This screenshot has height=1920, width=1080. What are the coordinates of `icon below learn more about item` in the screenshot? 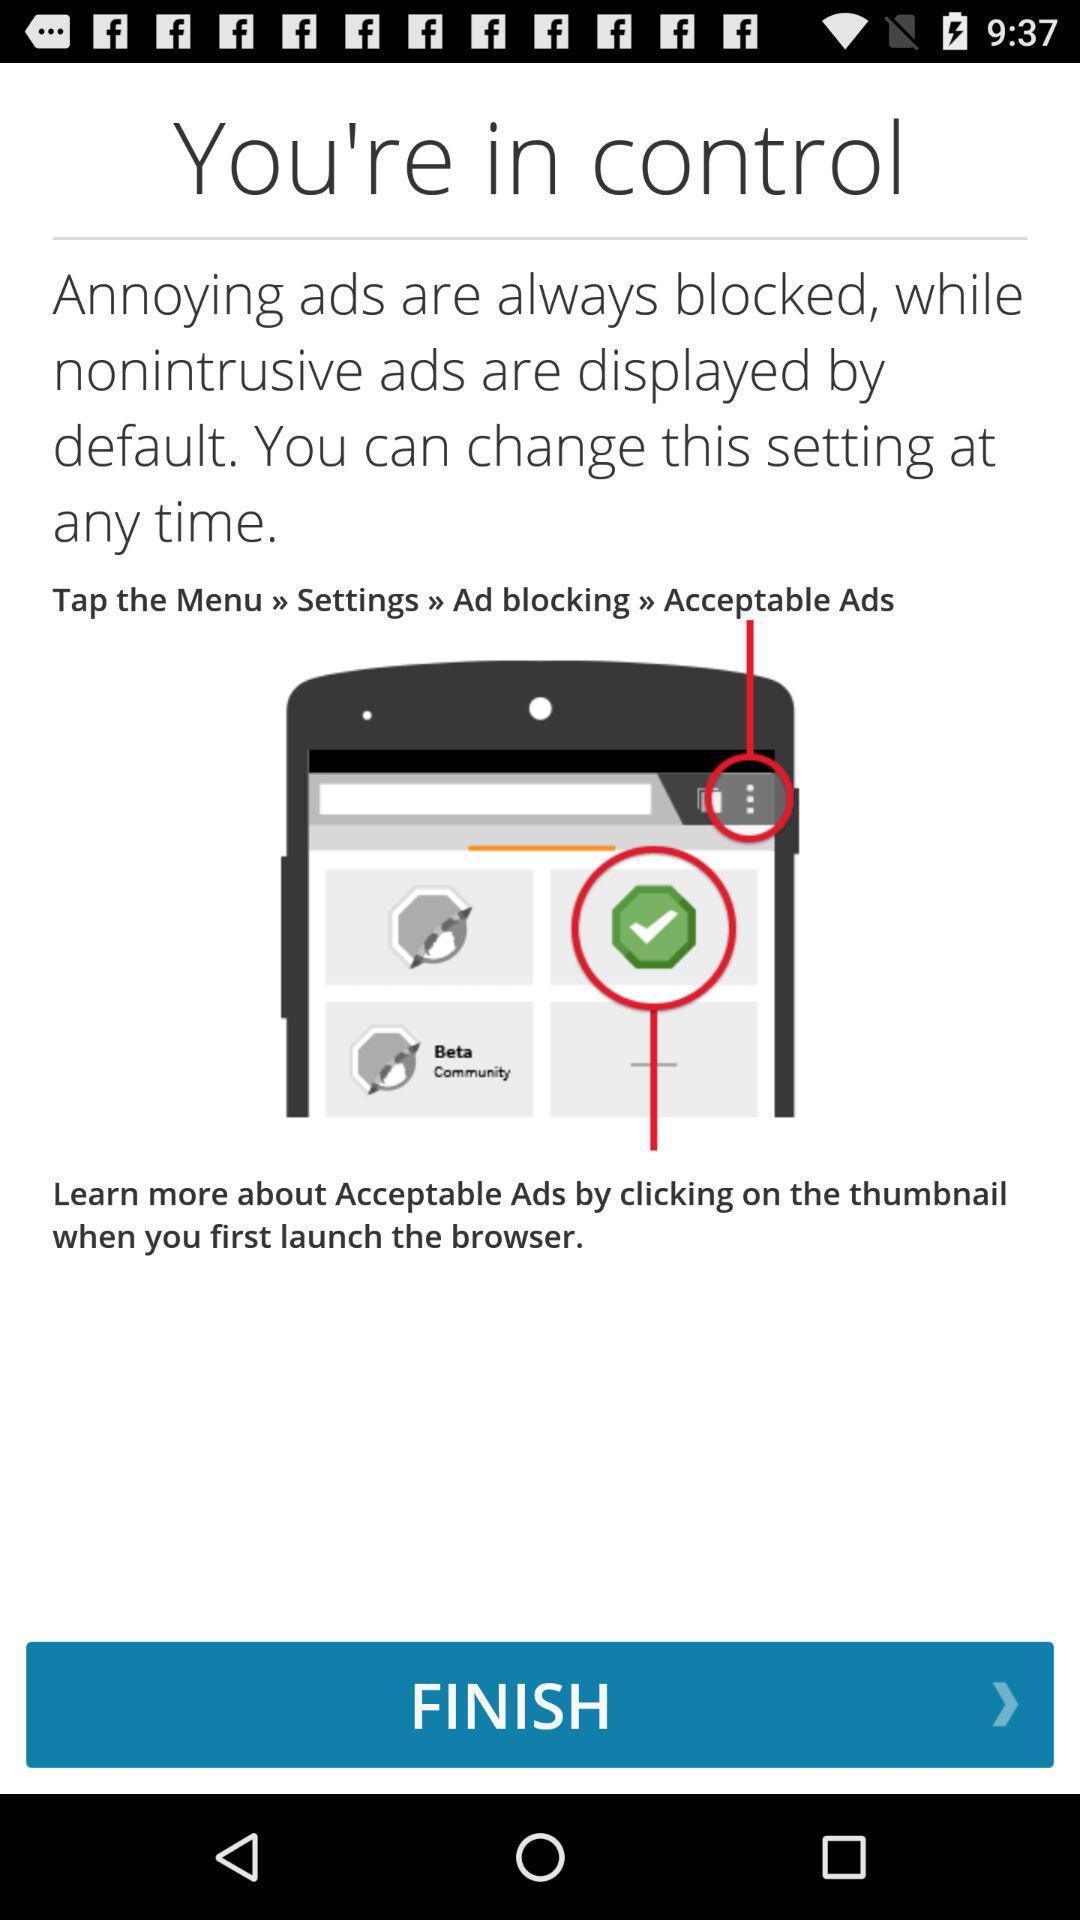 It's located at (540, 1703).